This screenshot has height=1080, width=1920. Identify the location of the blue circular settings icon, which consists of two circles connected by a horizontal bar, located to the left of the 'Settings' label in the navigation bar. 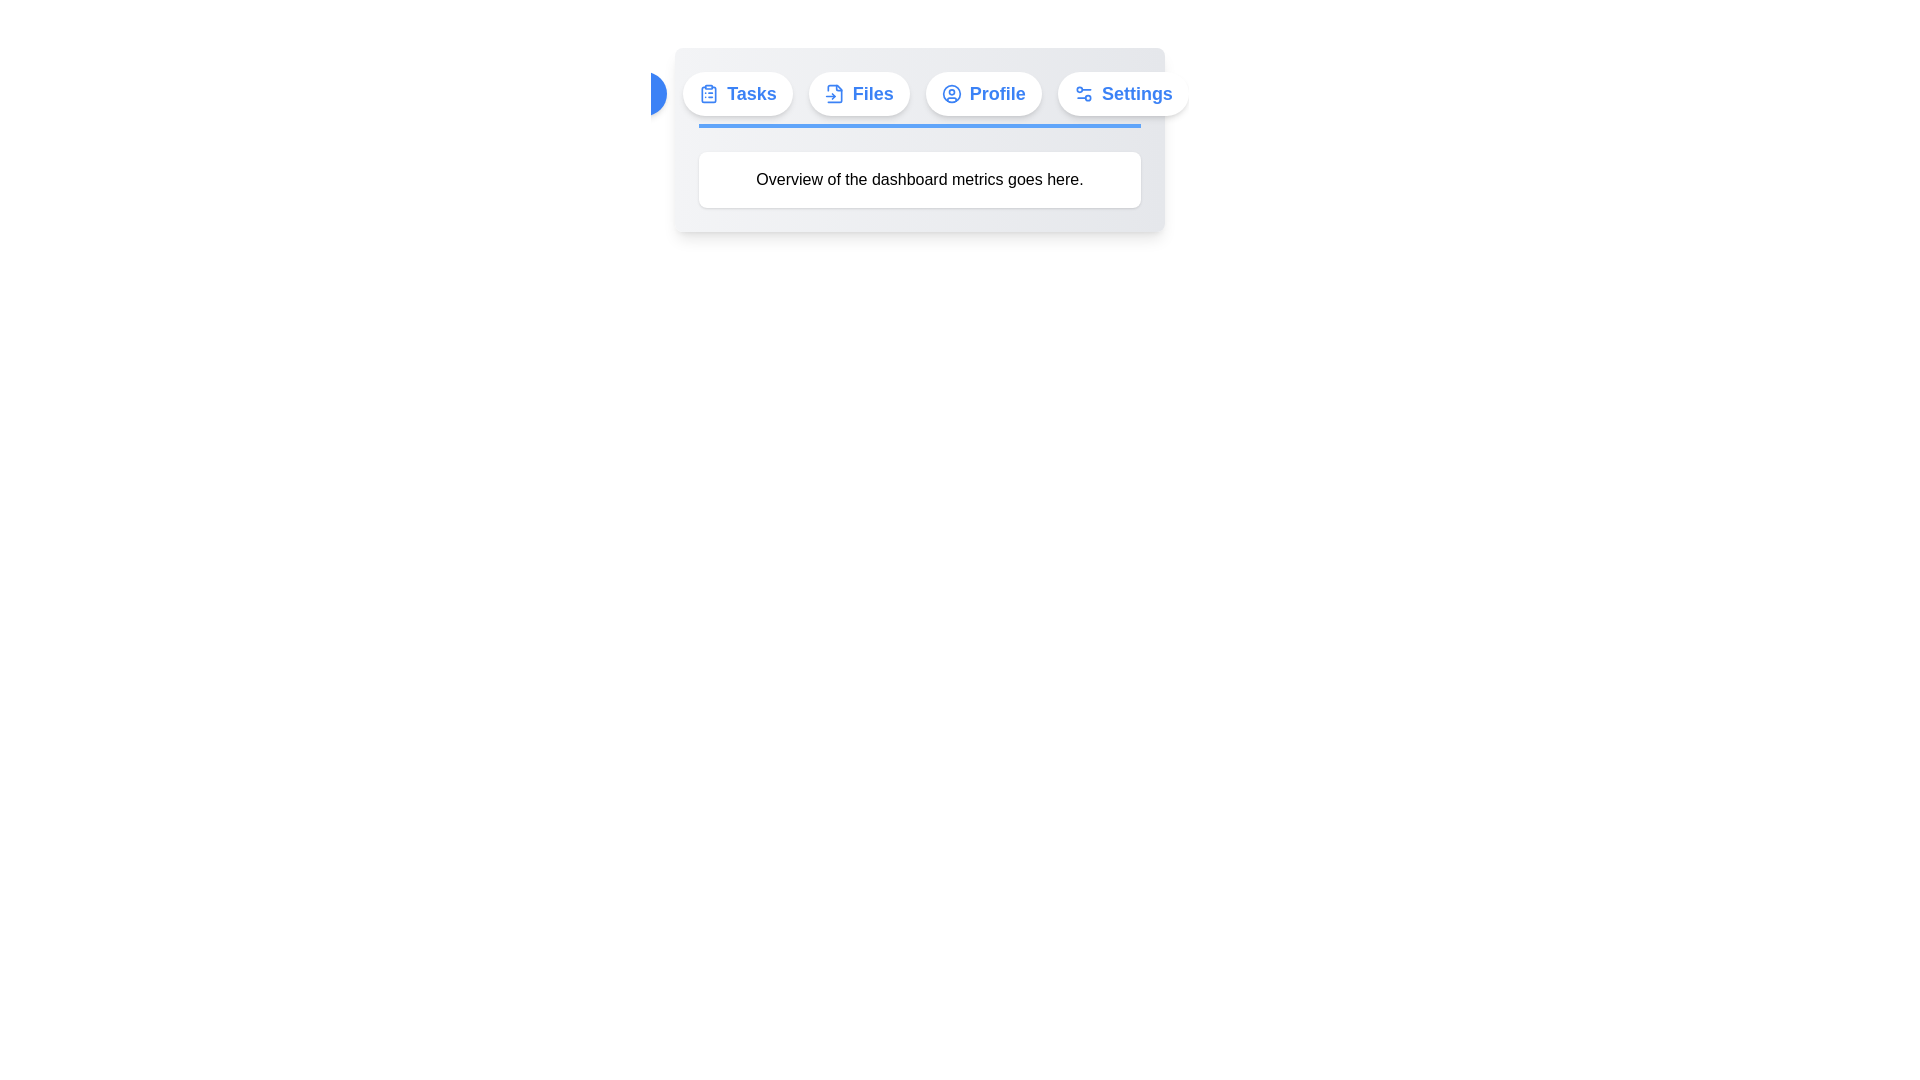
(1082, 93).